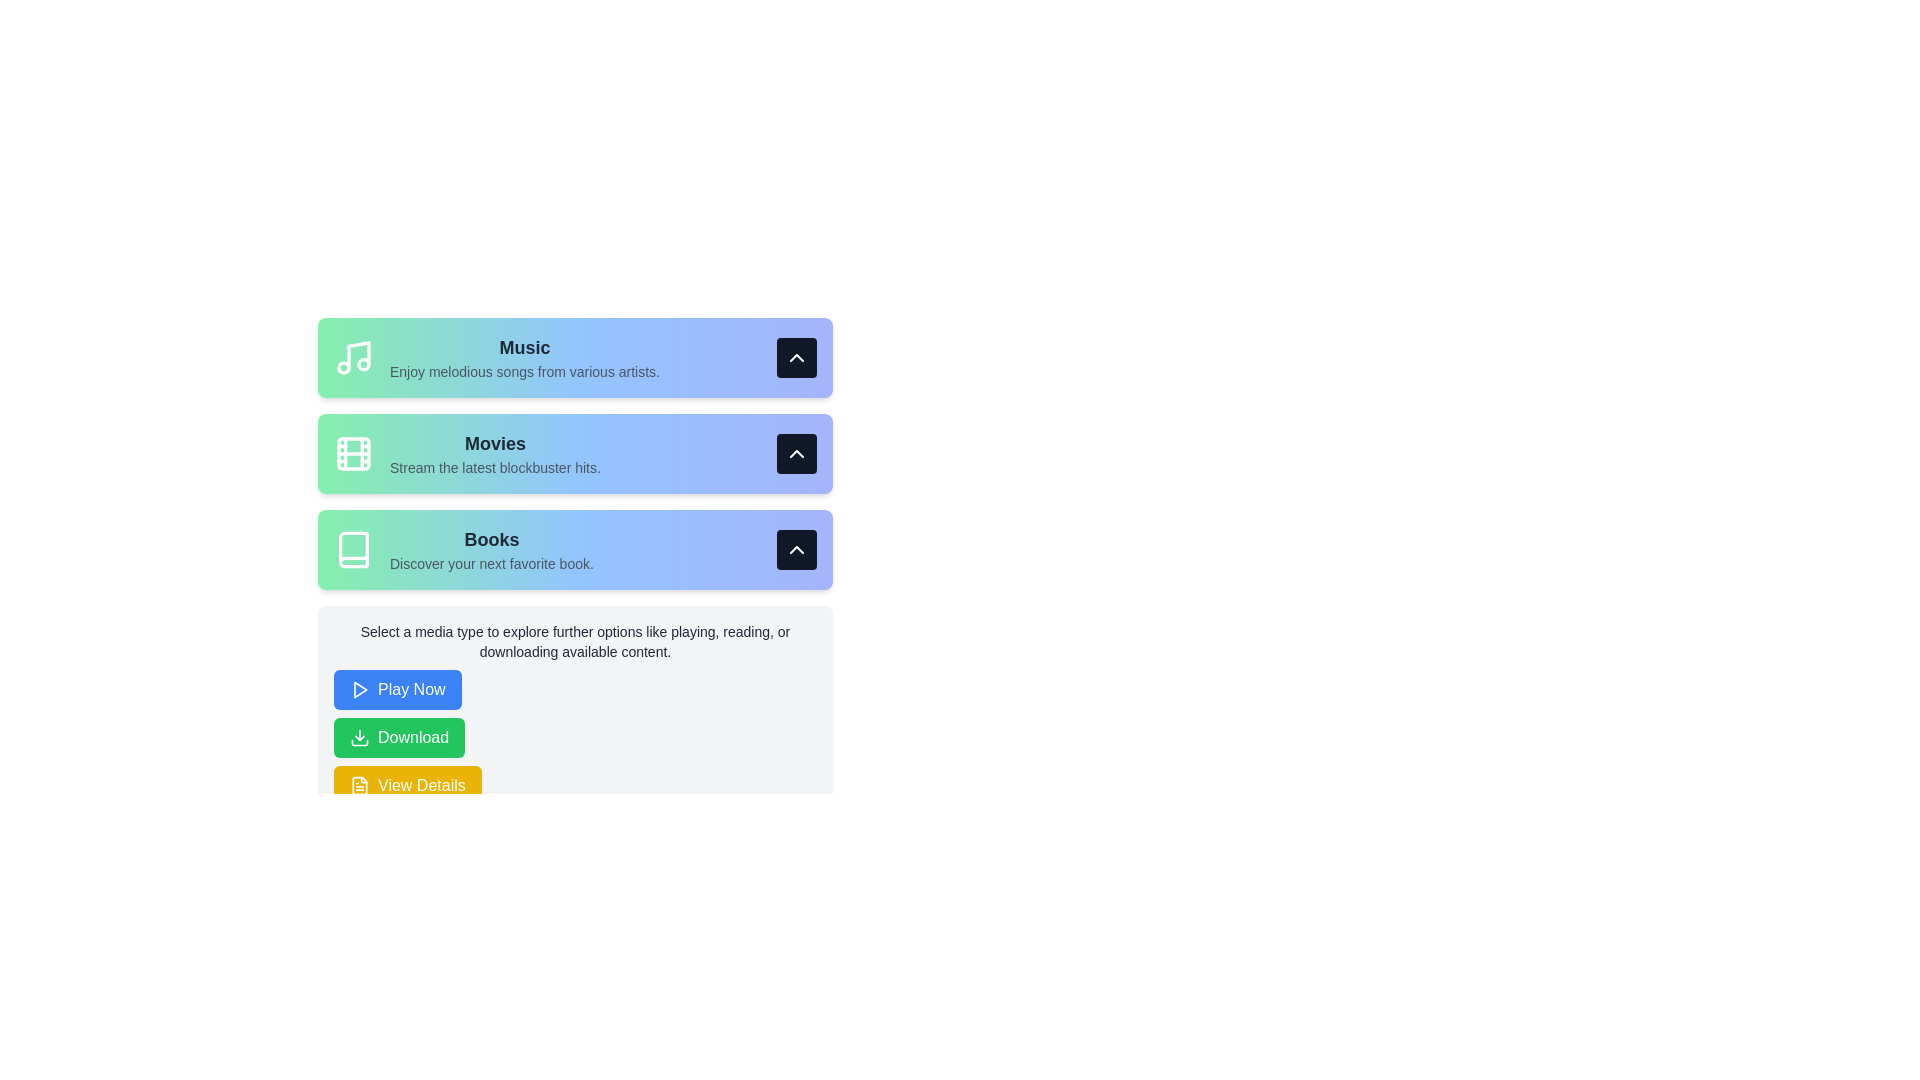  Describe the element at coordinates (795, 550) in the screenshot. I see `the interactive toggle button located on the right side of the 'Books' section` at that location.